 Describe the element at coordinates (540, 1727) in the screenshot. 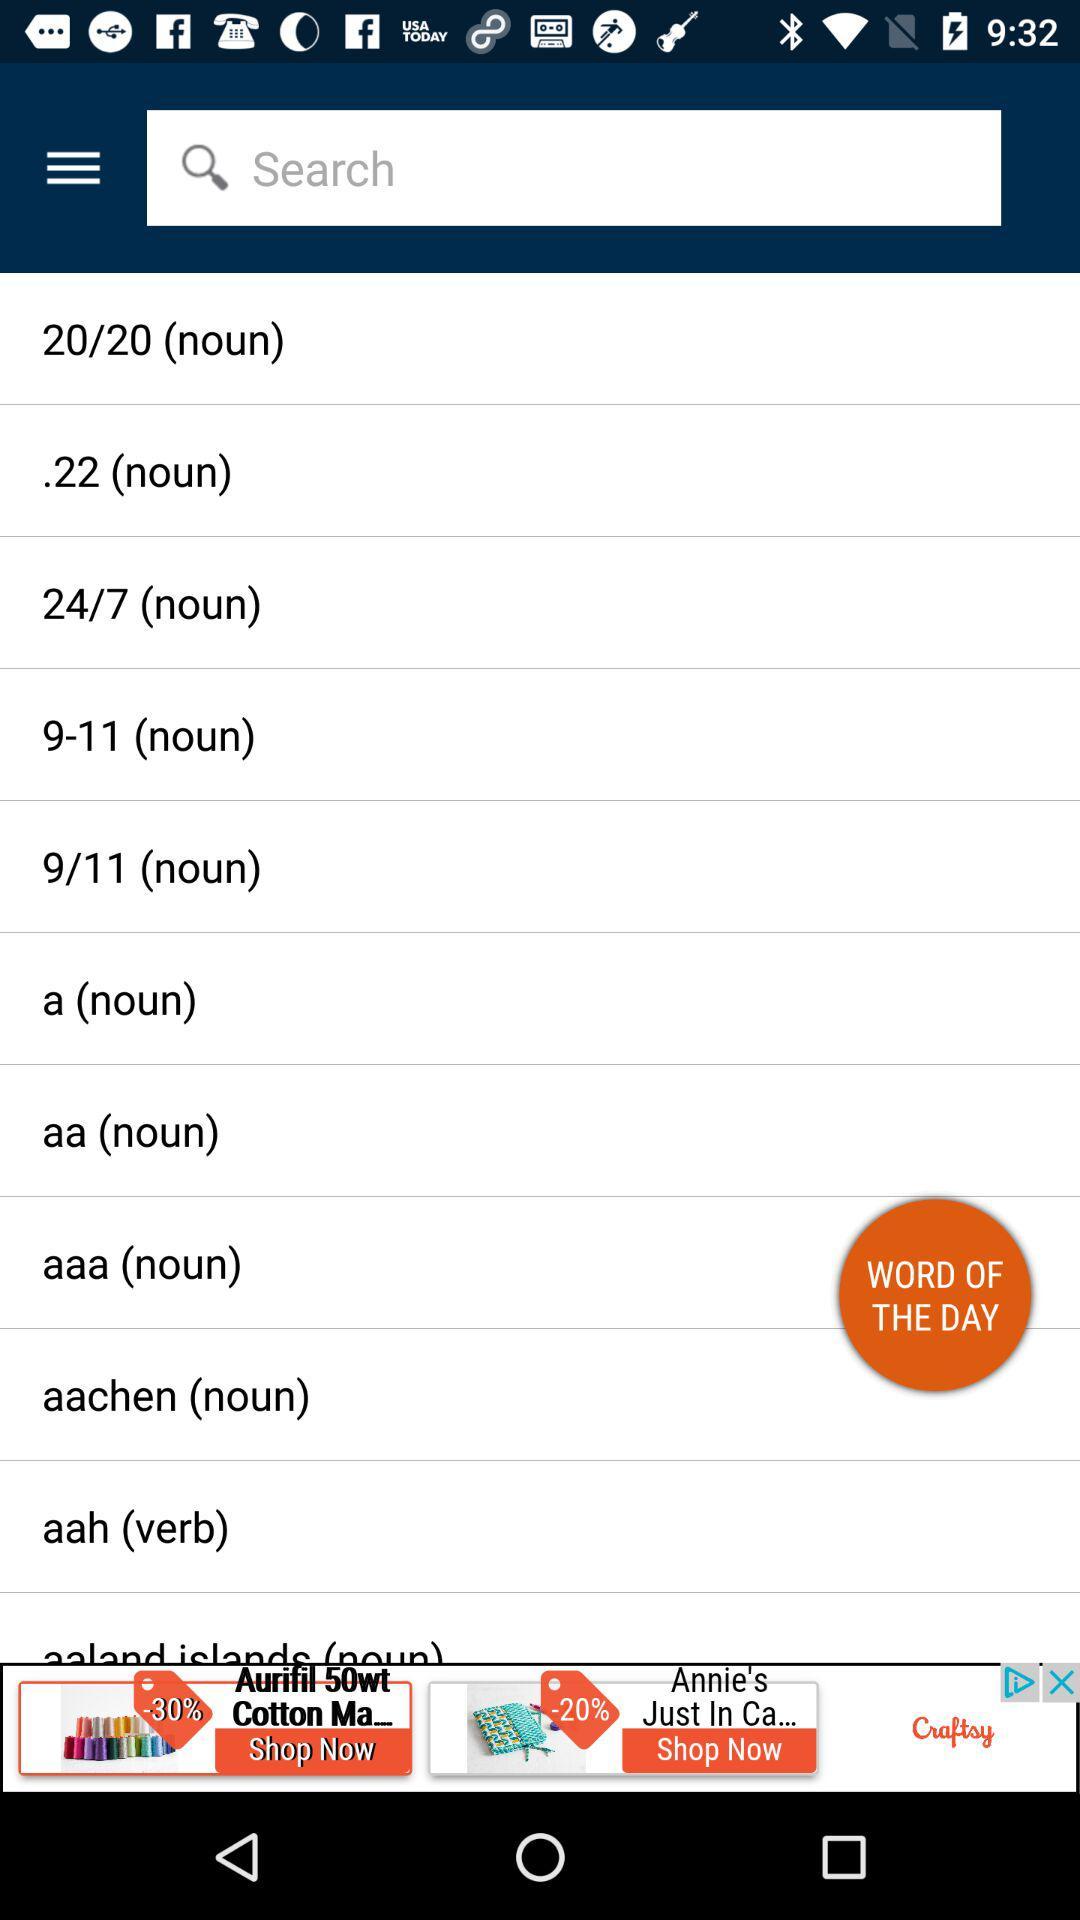

I see `advertisement` at that location.